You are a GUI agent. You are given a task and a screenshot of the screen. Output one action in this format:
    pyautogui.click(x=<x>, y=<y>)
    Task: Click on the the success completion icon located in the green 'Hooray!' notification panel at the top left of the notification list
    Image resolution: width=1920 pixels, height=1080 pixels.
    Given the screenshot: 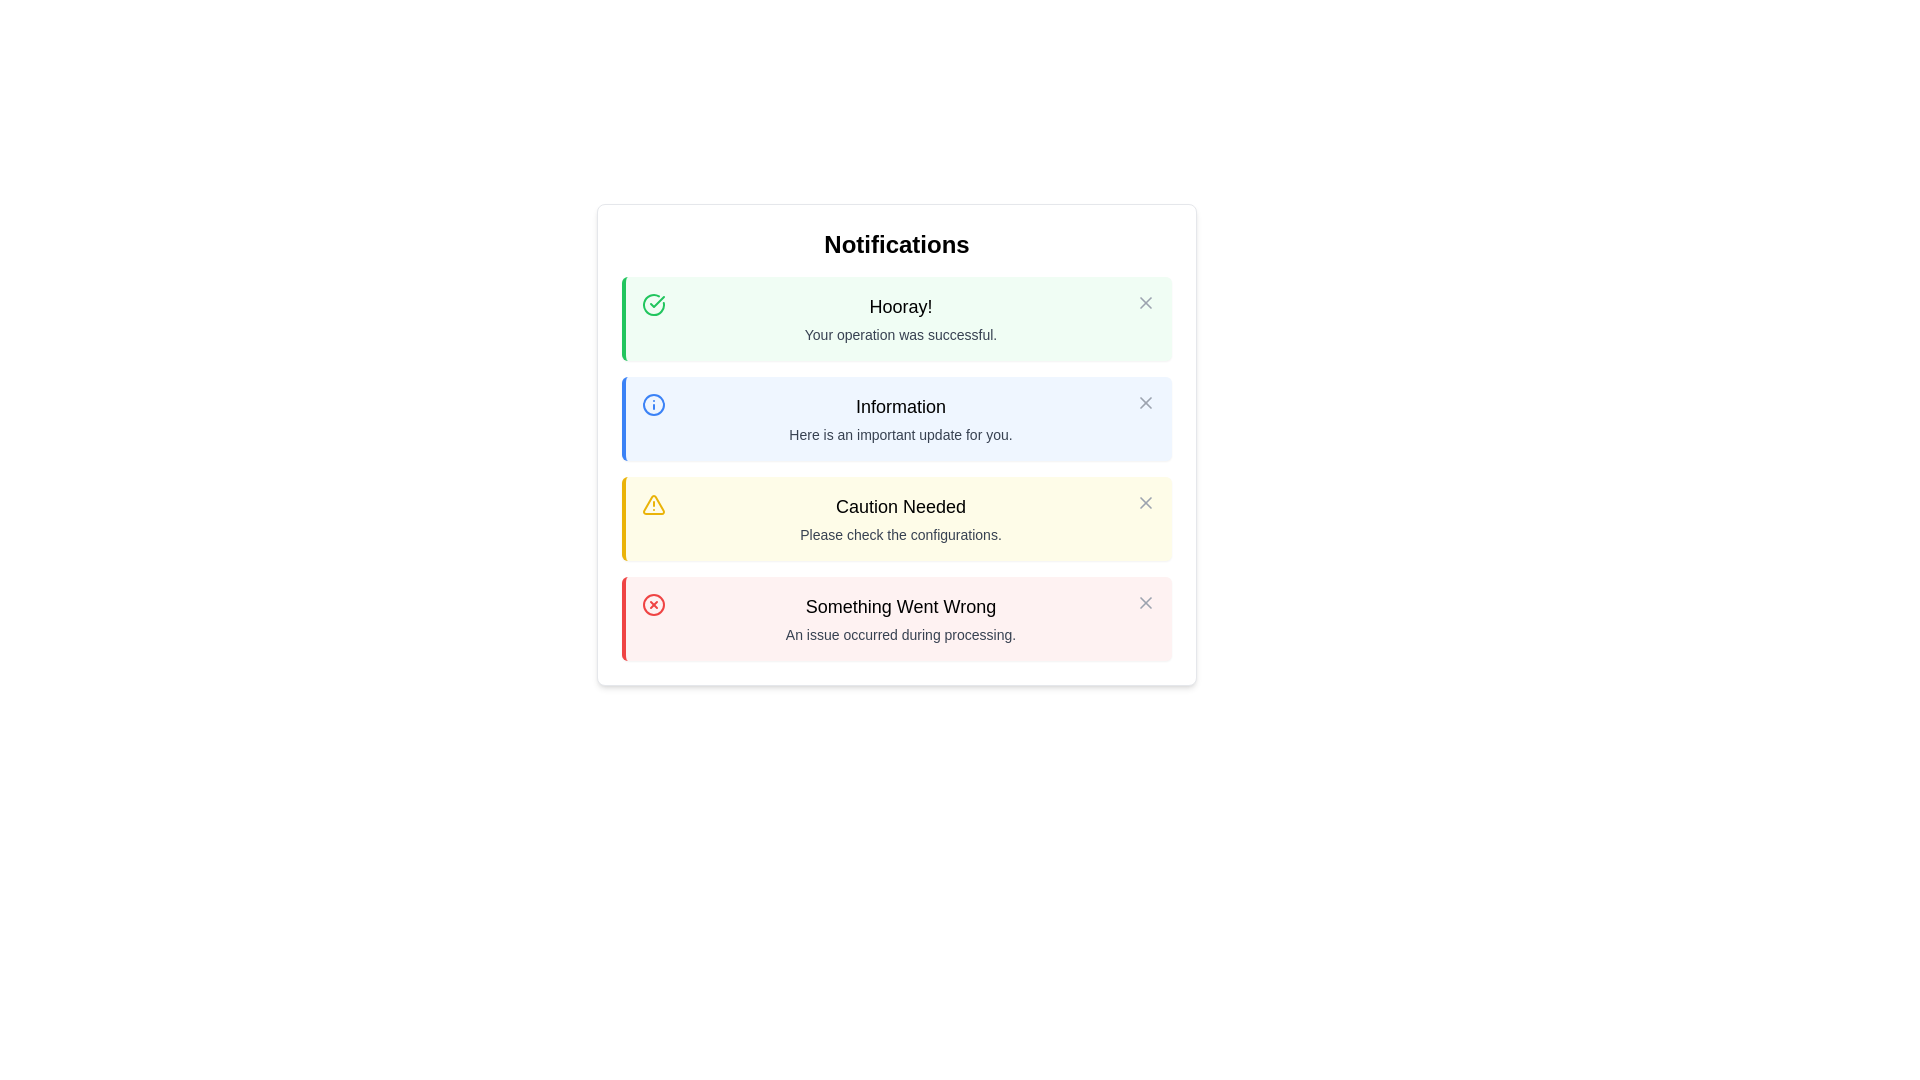 What is the action you would take?
    pyautogui.click(x=657, y=301)
    